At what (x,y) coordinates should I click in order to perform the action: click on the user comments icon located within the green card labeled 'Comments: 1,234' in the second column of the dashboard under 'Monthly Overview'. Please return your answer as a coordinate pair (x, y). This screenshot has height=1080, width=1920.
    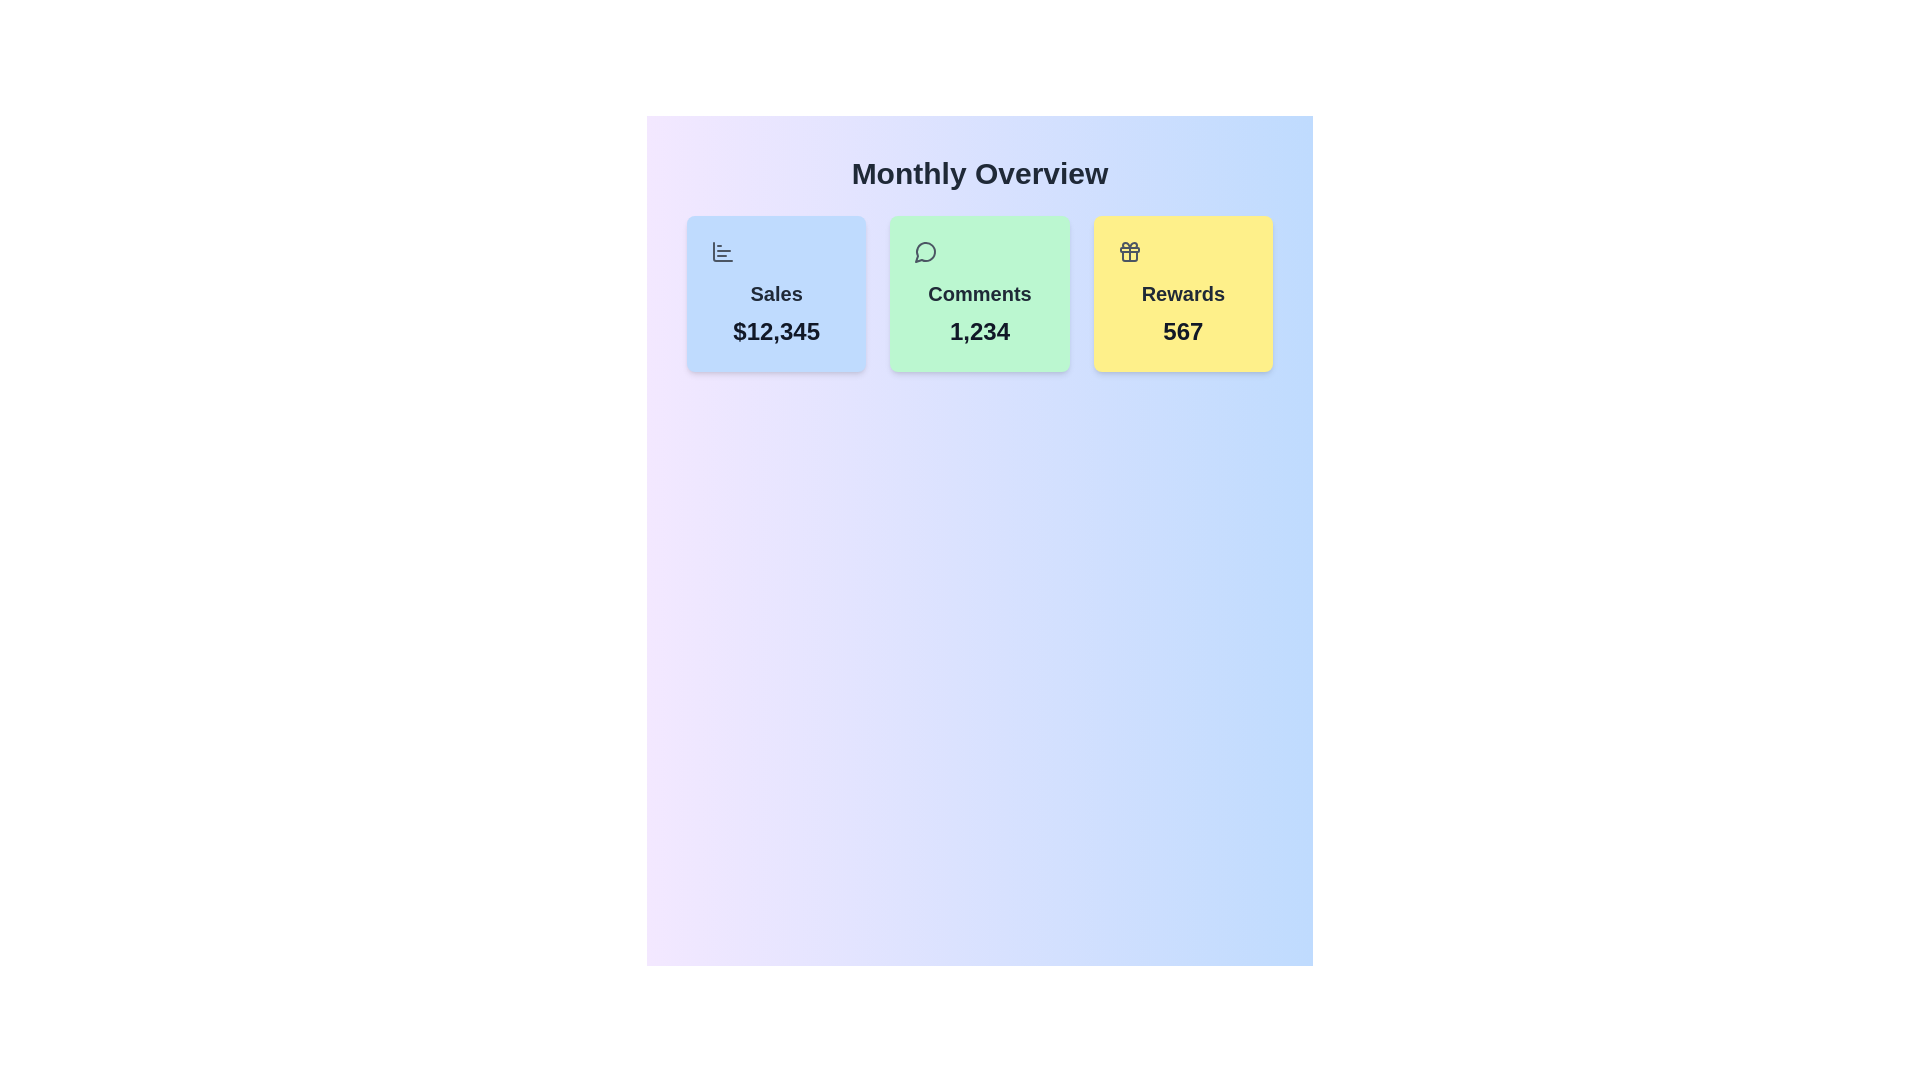
    Looking at the image, I should click on (924, 251).